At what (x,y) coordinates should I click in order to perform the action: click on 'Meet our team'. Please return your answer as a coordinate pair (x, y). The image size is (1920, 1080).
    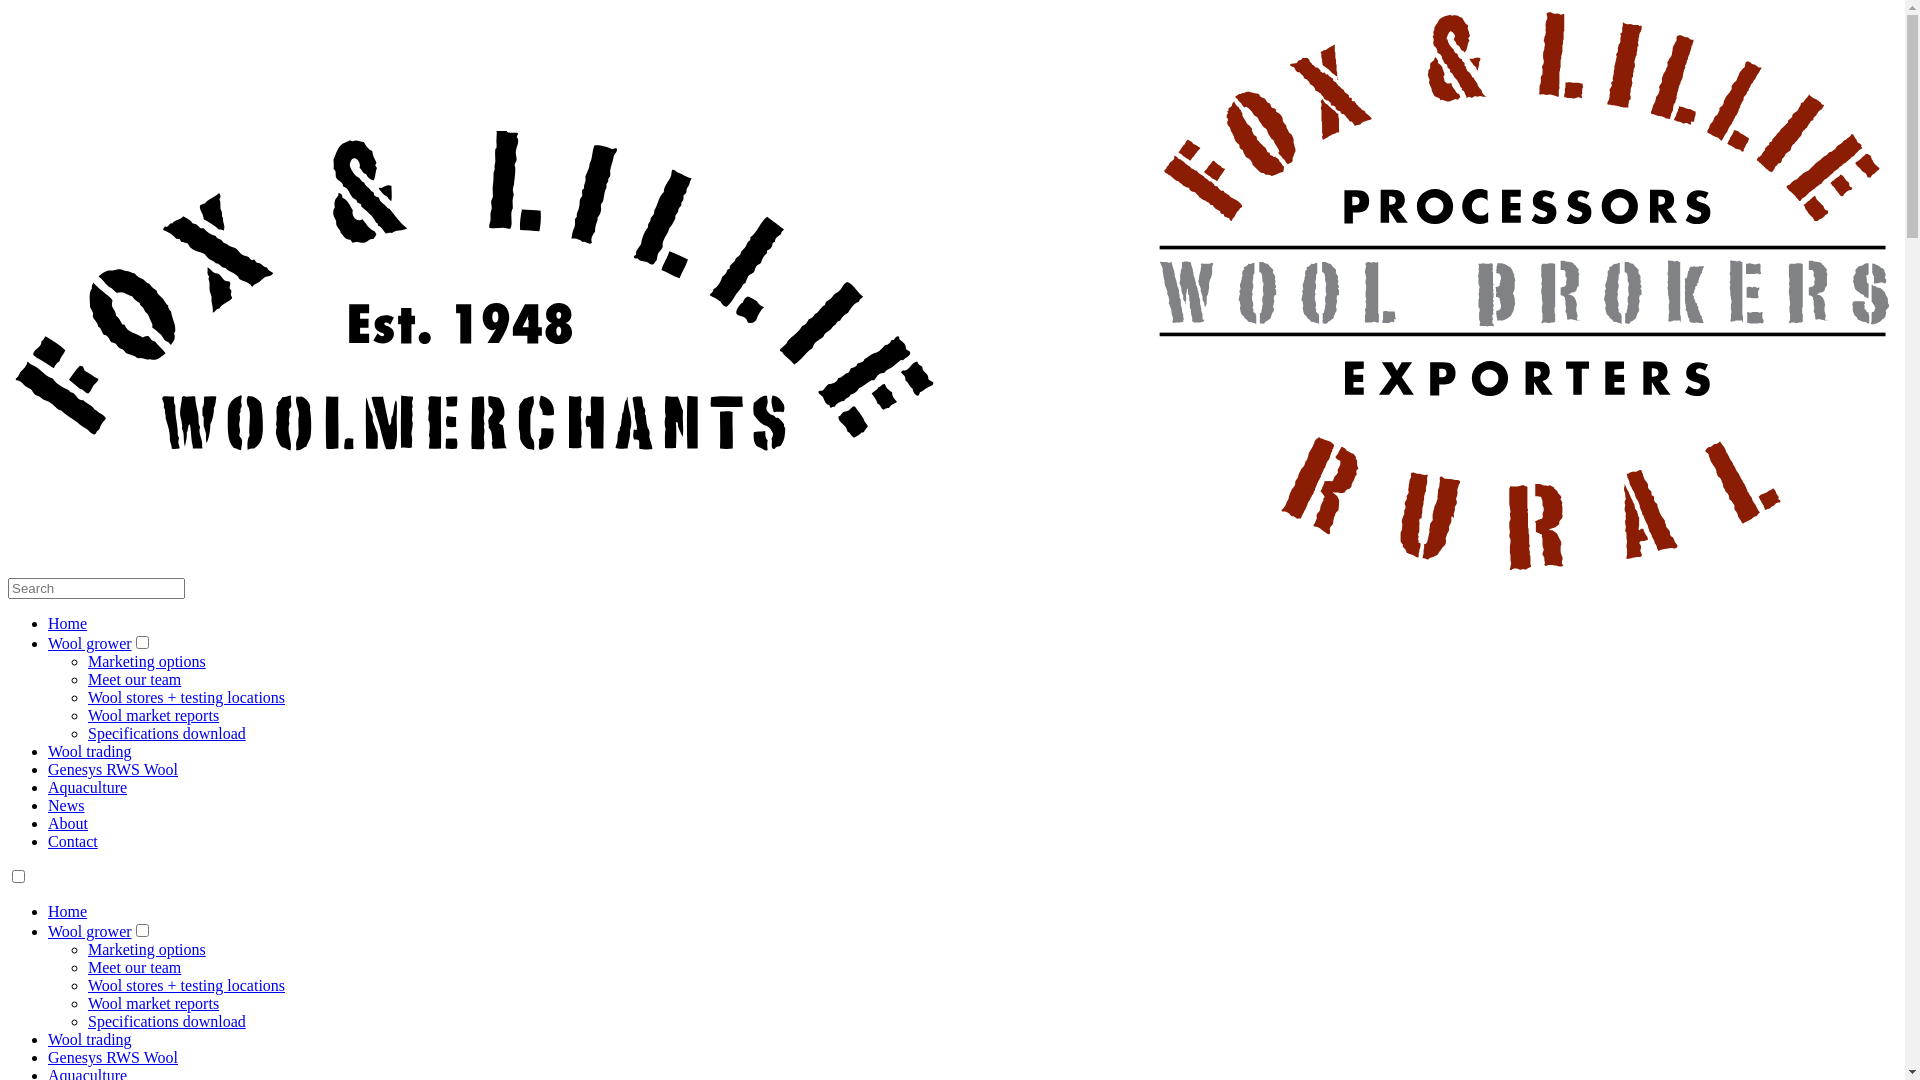
    Looking at the image, I should click on (133, 966).